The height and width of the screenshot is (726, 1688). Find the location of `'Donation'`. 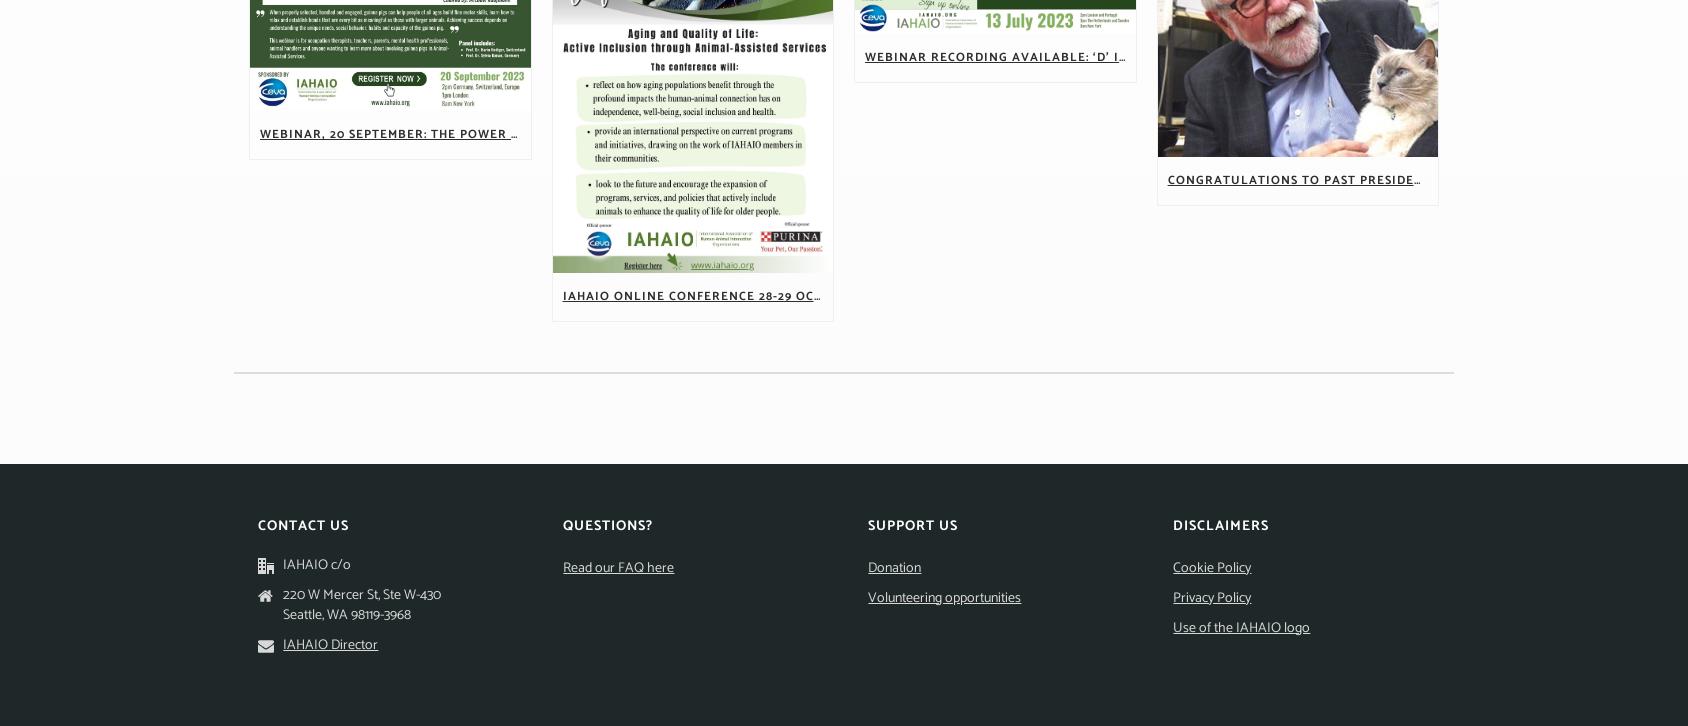

'Donation' is located at coordinates (893, 566).